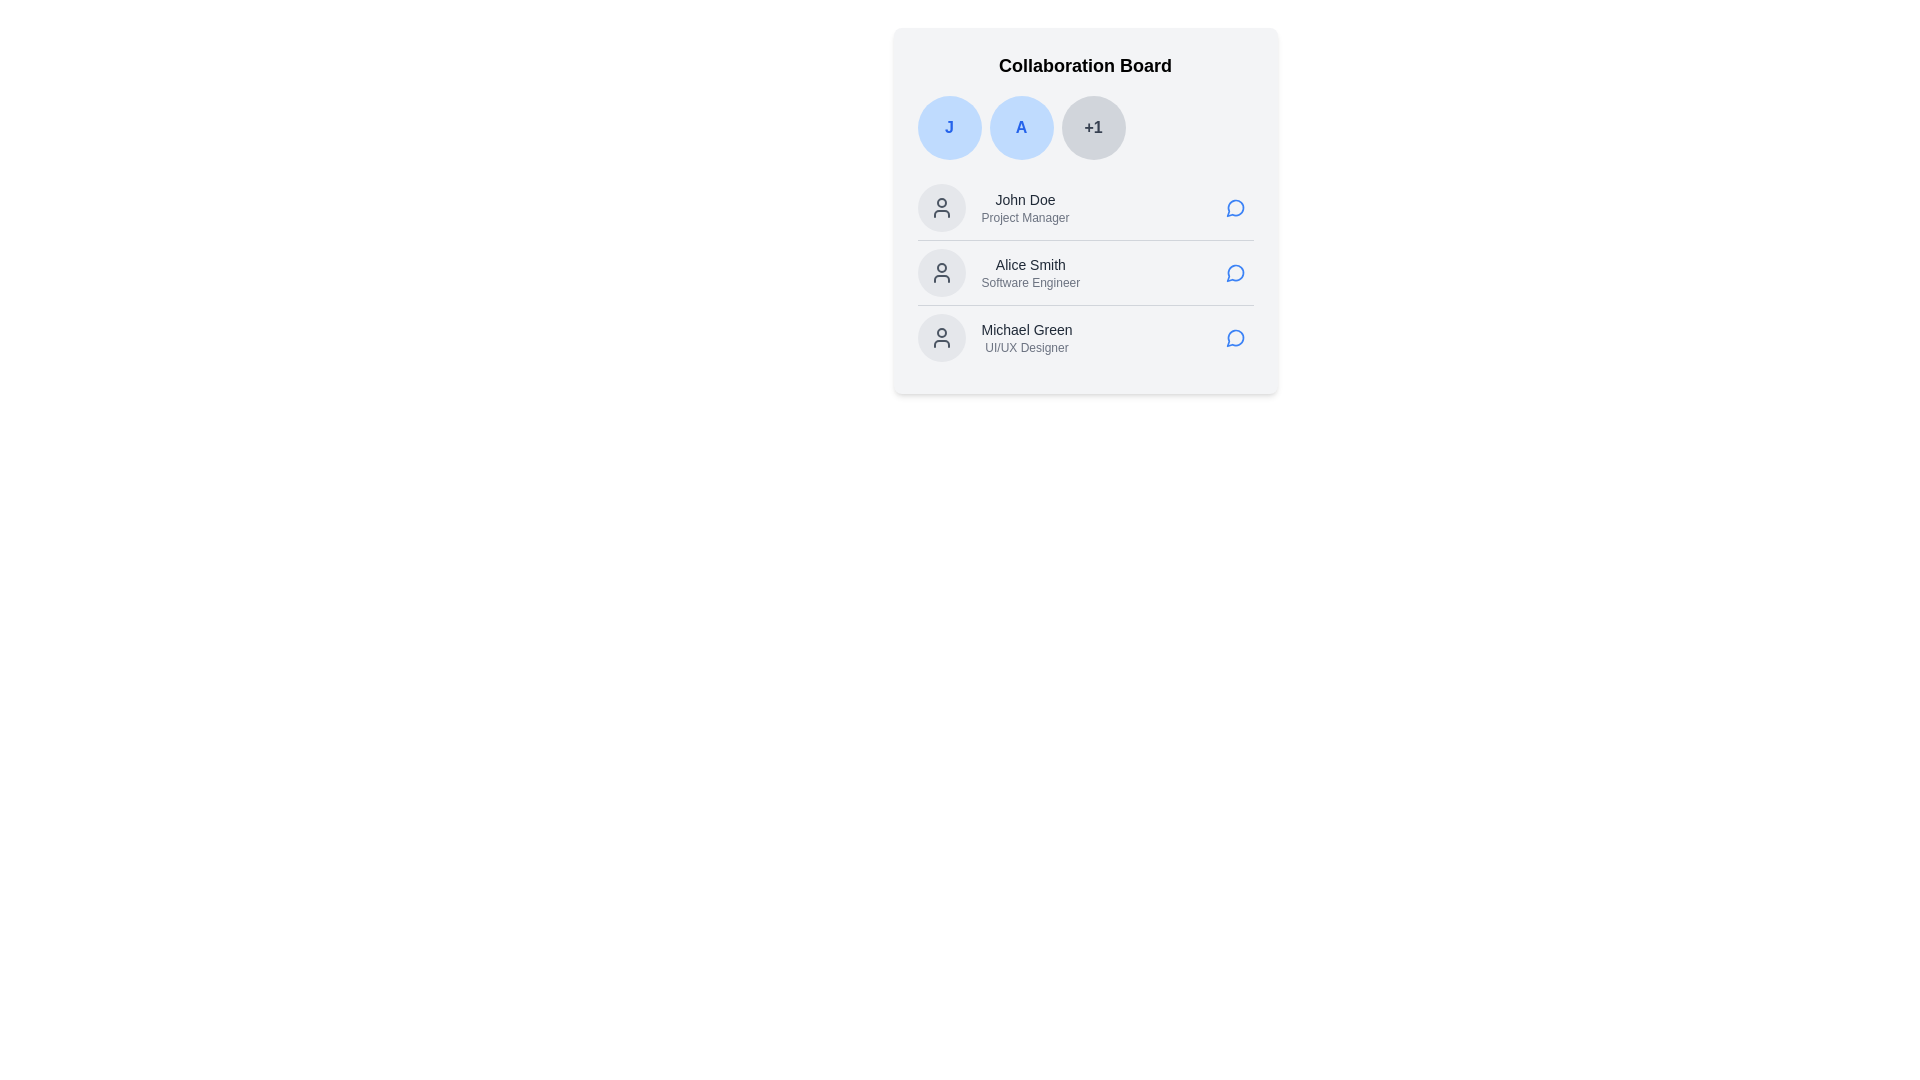 The image size is (1920, 1080). Describe the element at coordinates (1234, 208) in the screenshot. I see `the icon button located next` at that location.